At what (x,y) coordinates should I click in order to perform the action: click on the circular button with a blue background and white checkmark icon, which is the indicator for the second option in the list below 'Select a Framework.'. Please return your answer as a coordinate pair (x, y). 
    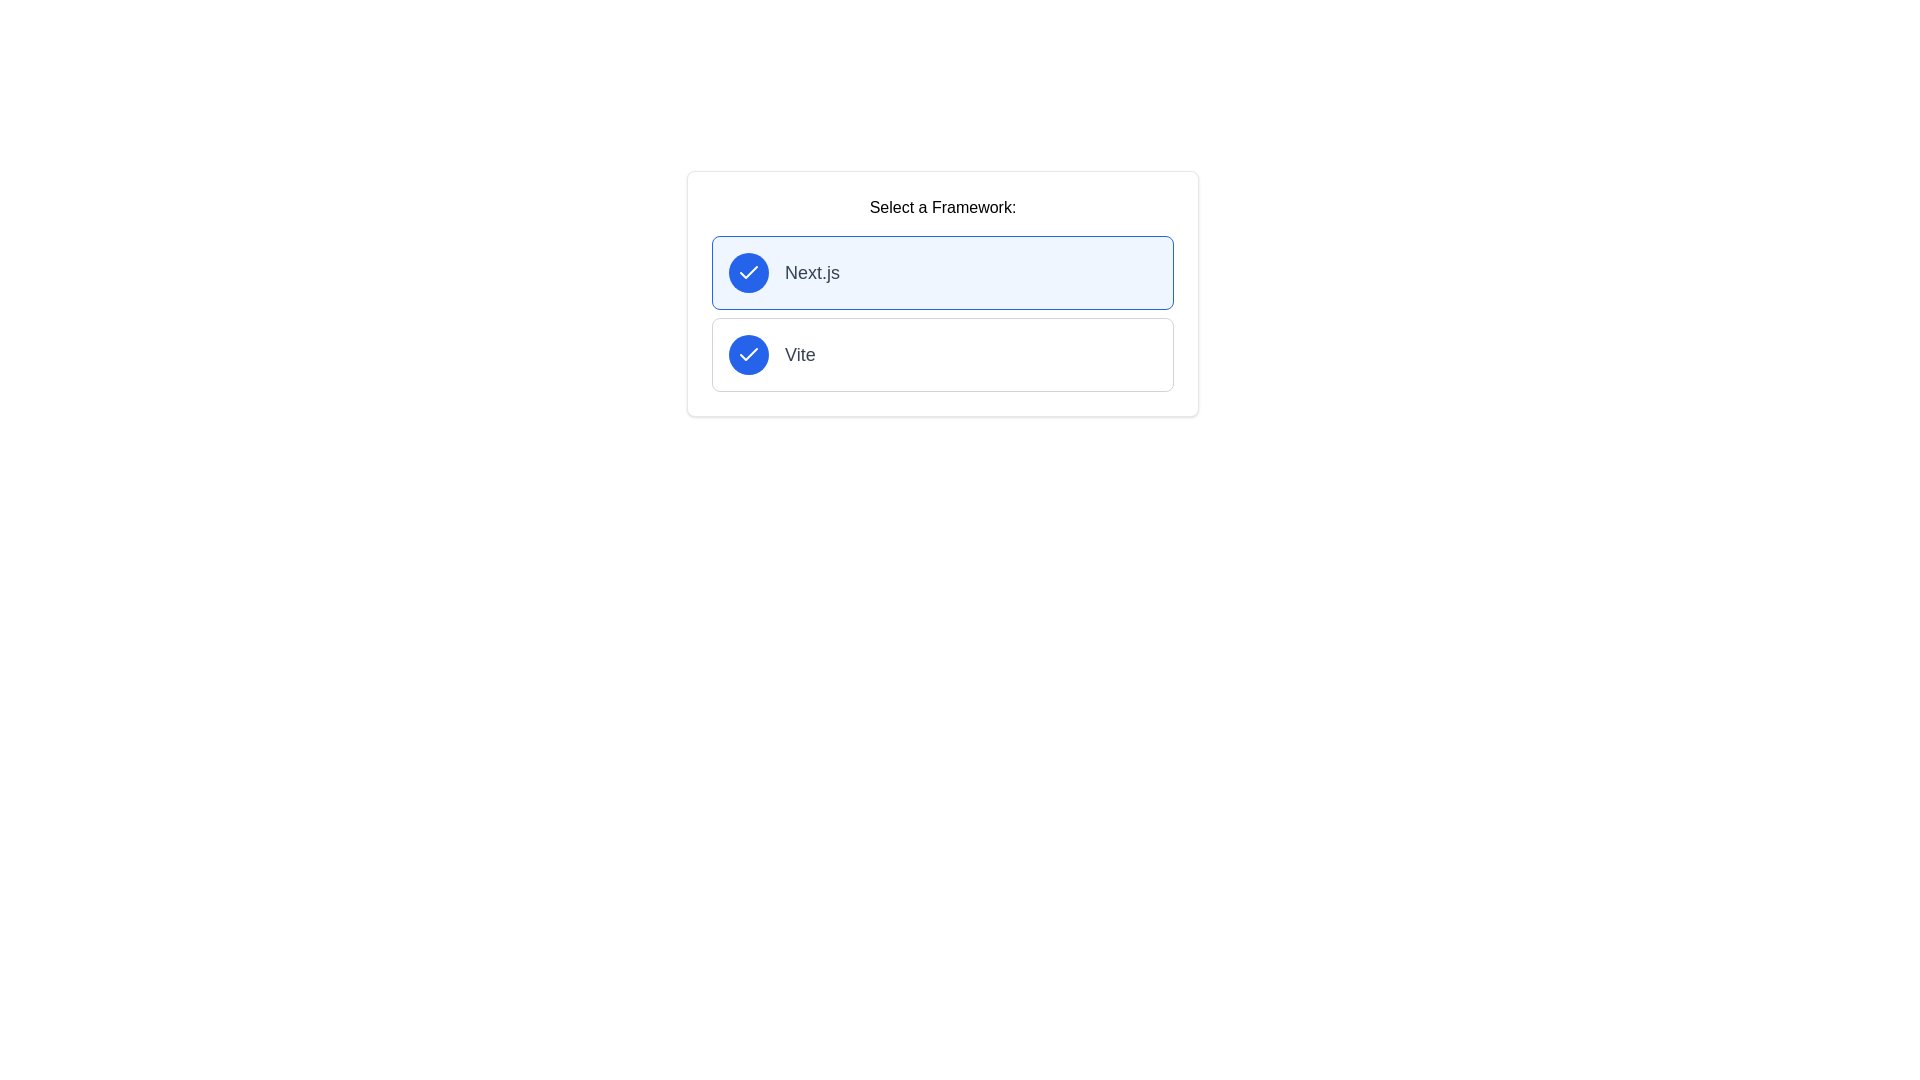
    Looking at the image, I should click on (747, 353).